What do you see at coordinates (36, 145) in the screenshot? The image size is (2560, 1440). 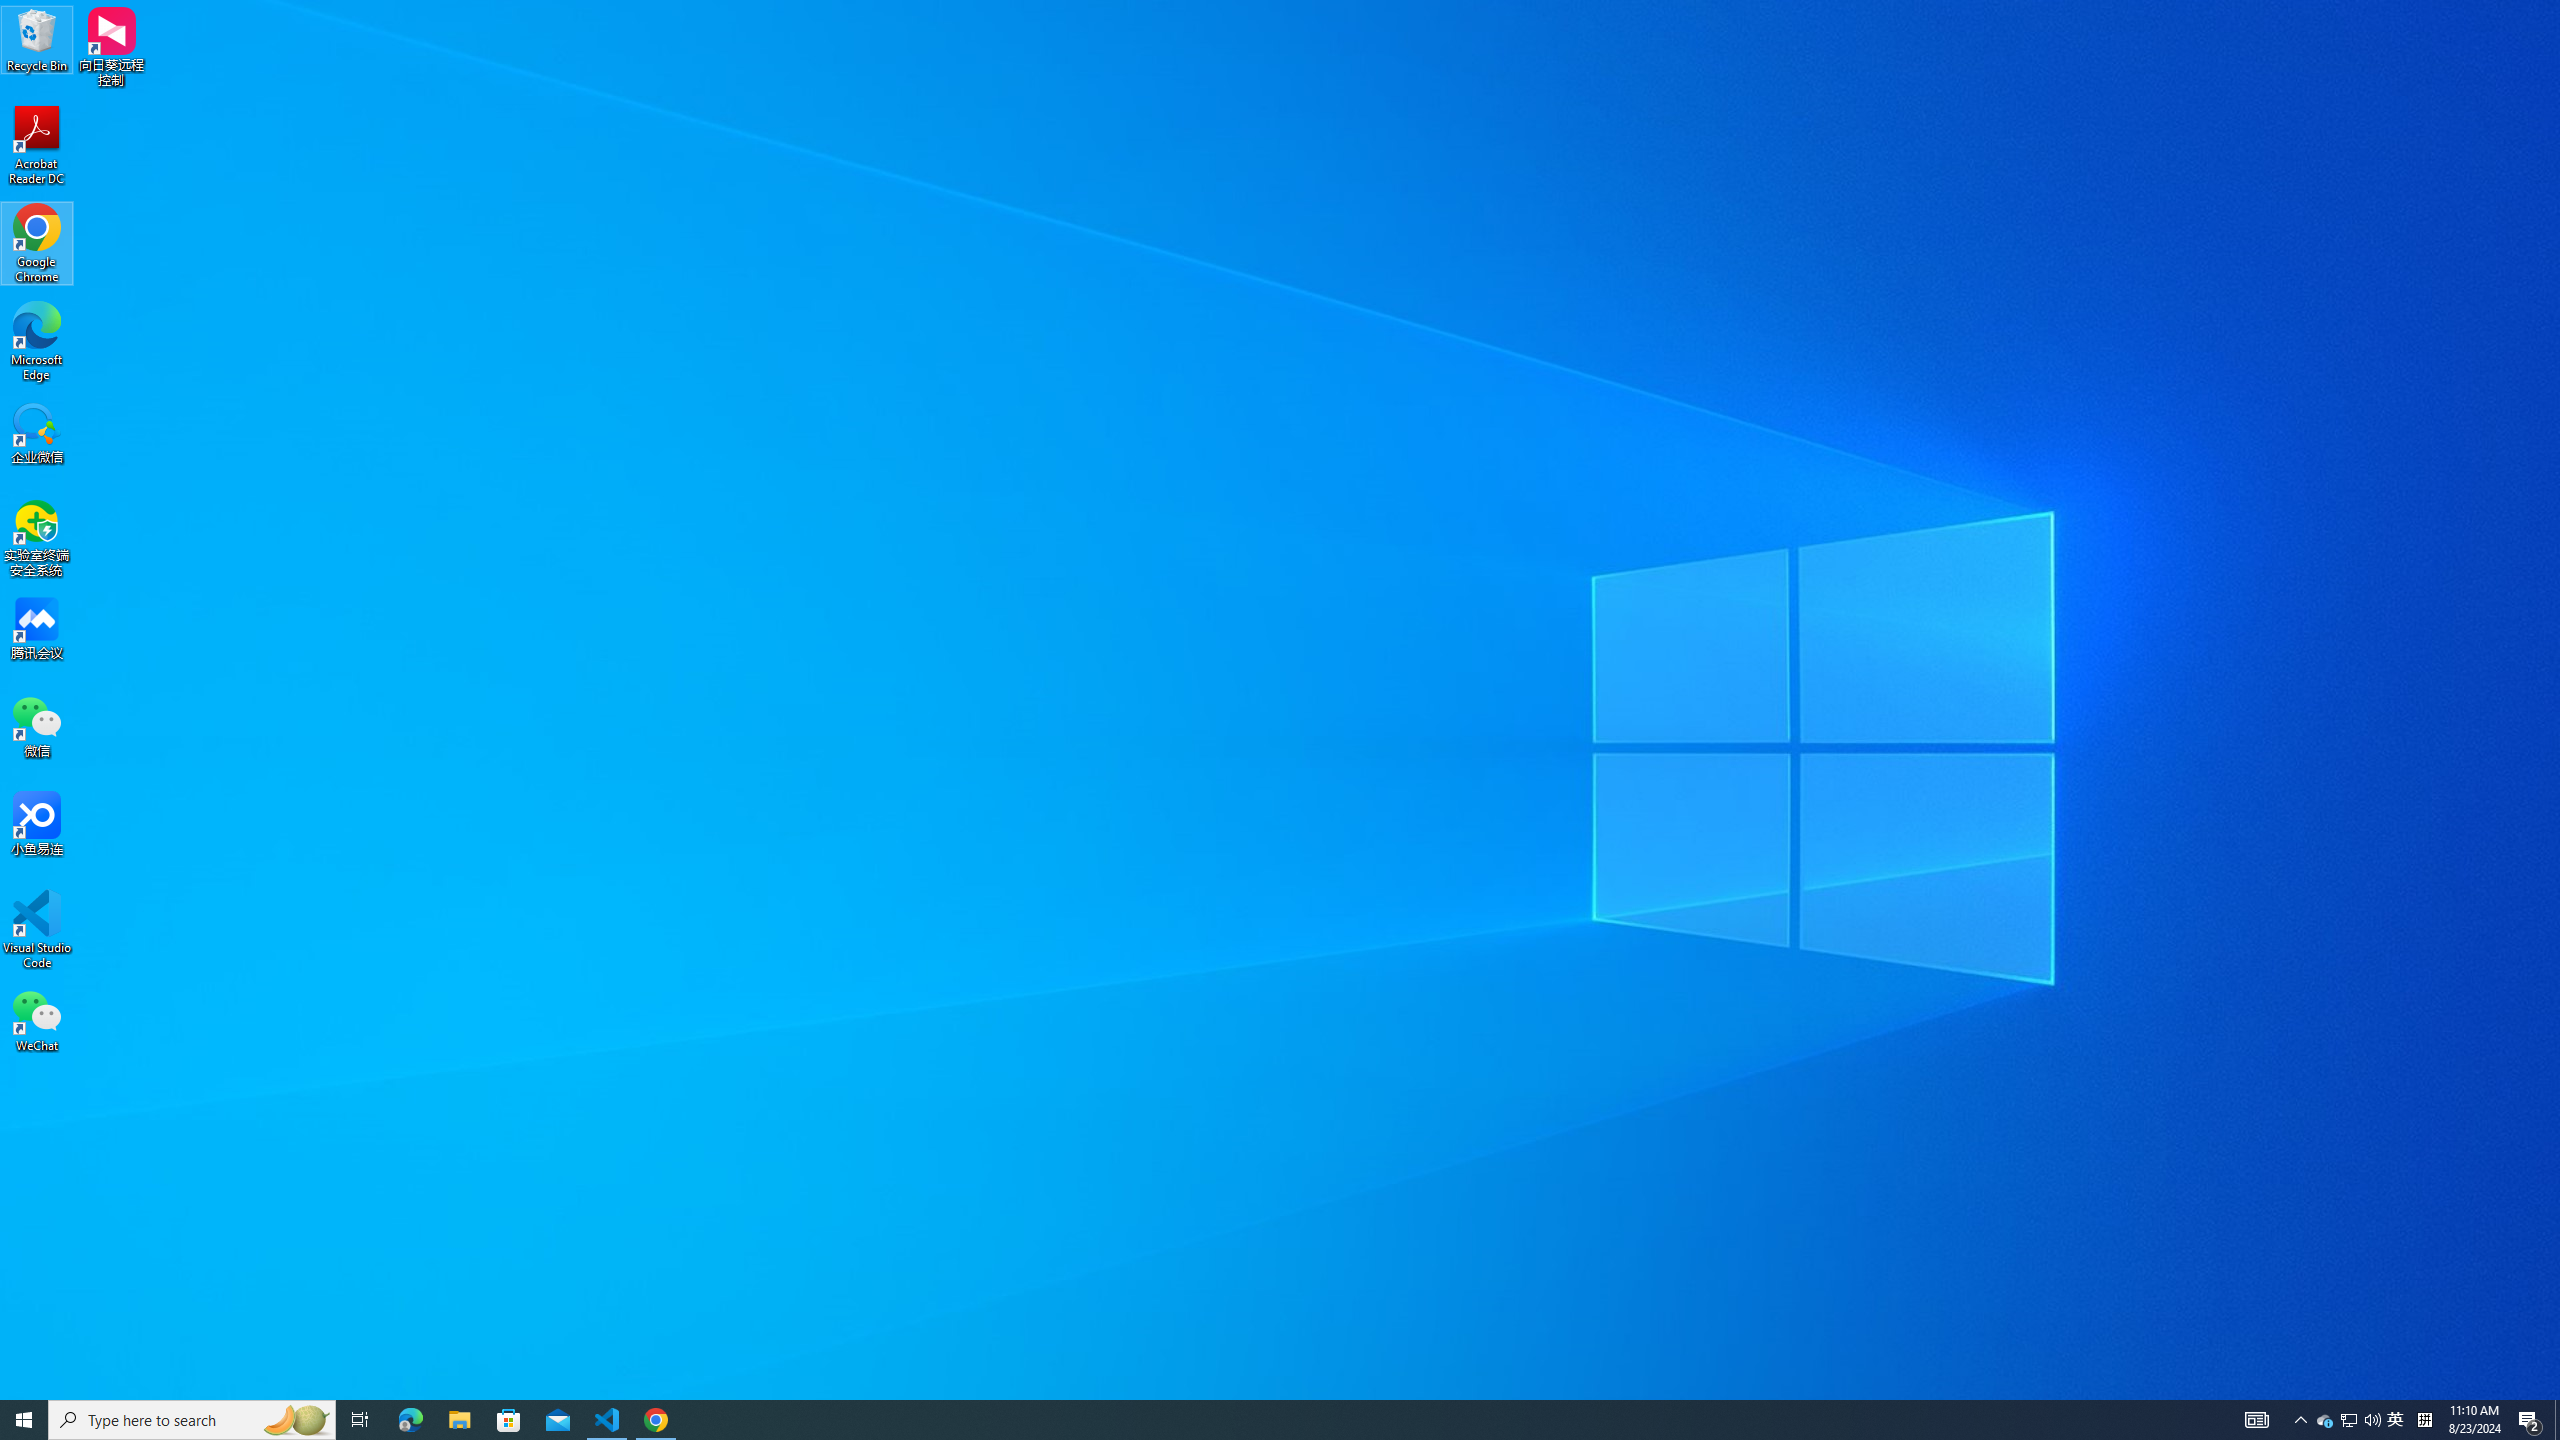 I see `'Acrobat Reader DC'` at bounding box center [36, 145].